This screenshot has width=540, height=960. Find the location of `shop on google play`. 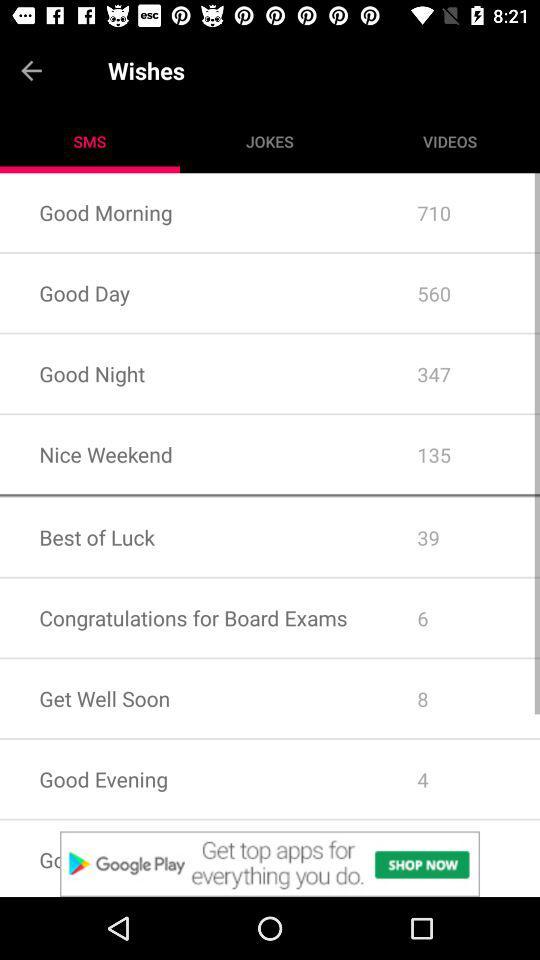

shop on google play is located at coordinates (270, 863).